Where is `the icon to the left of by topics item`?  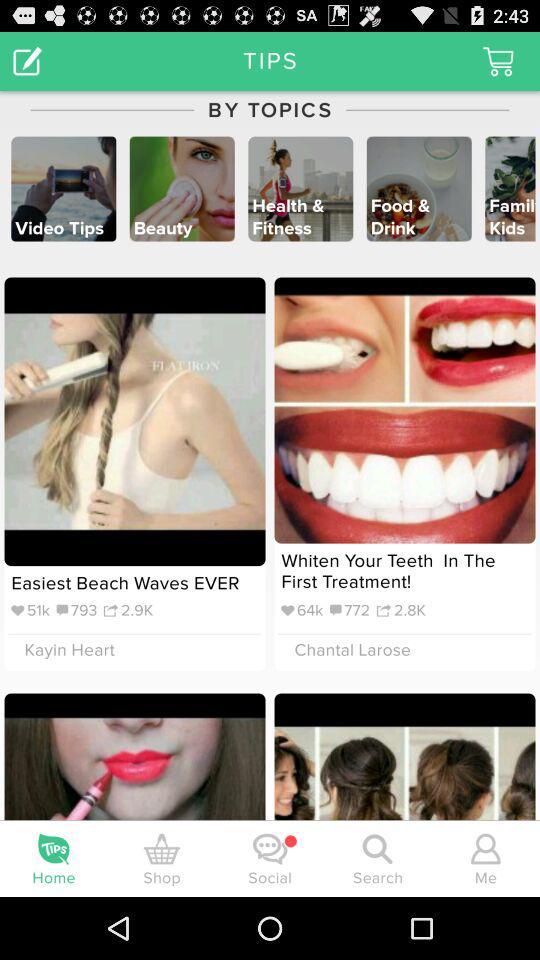
the icon to the left of by topics item is located at coordinates (26, 59).